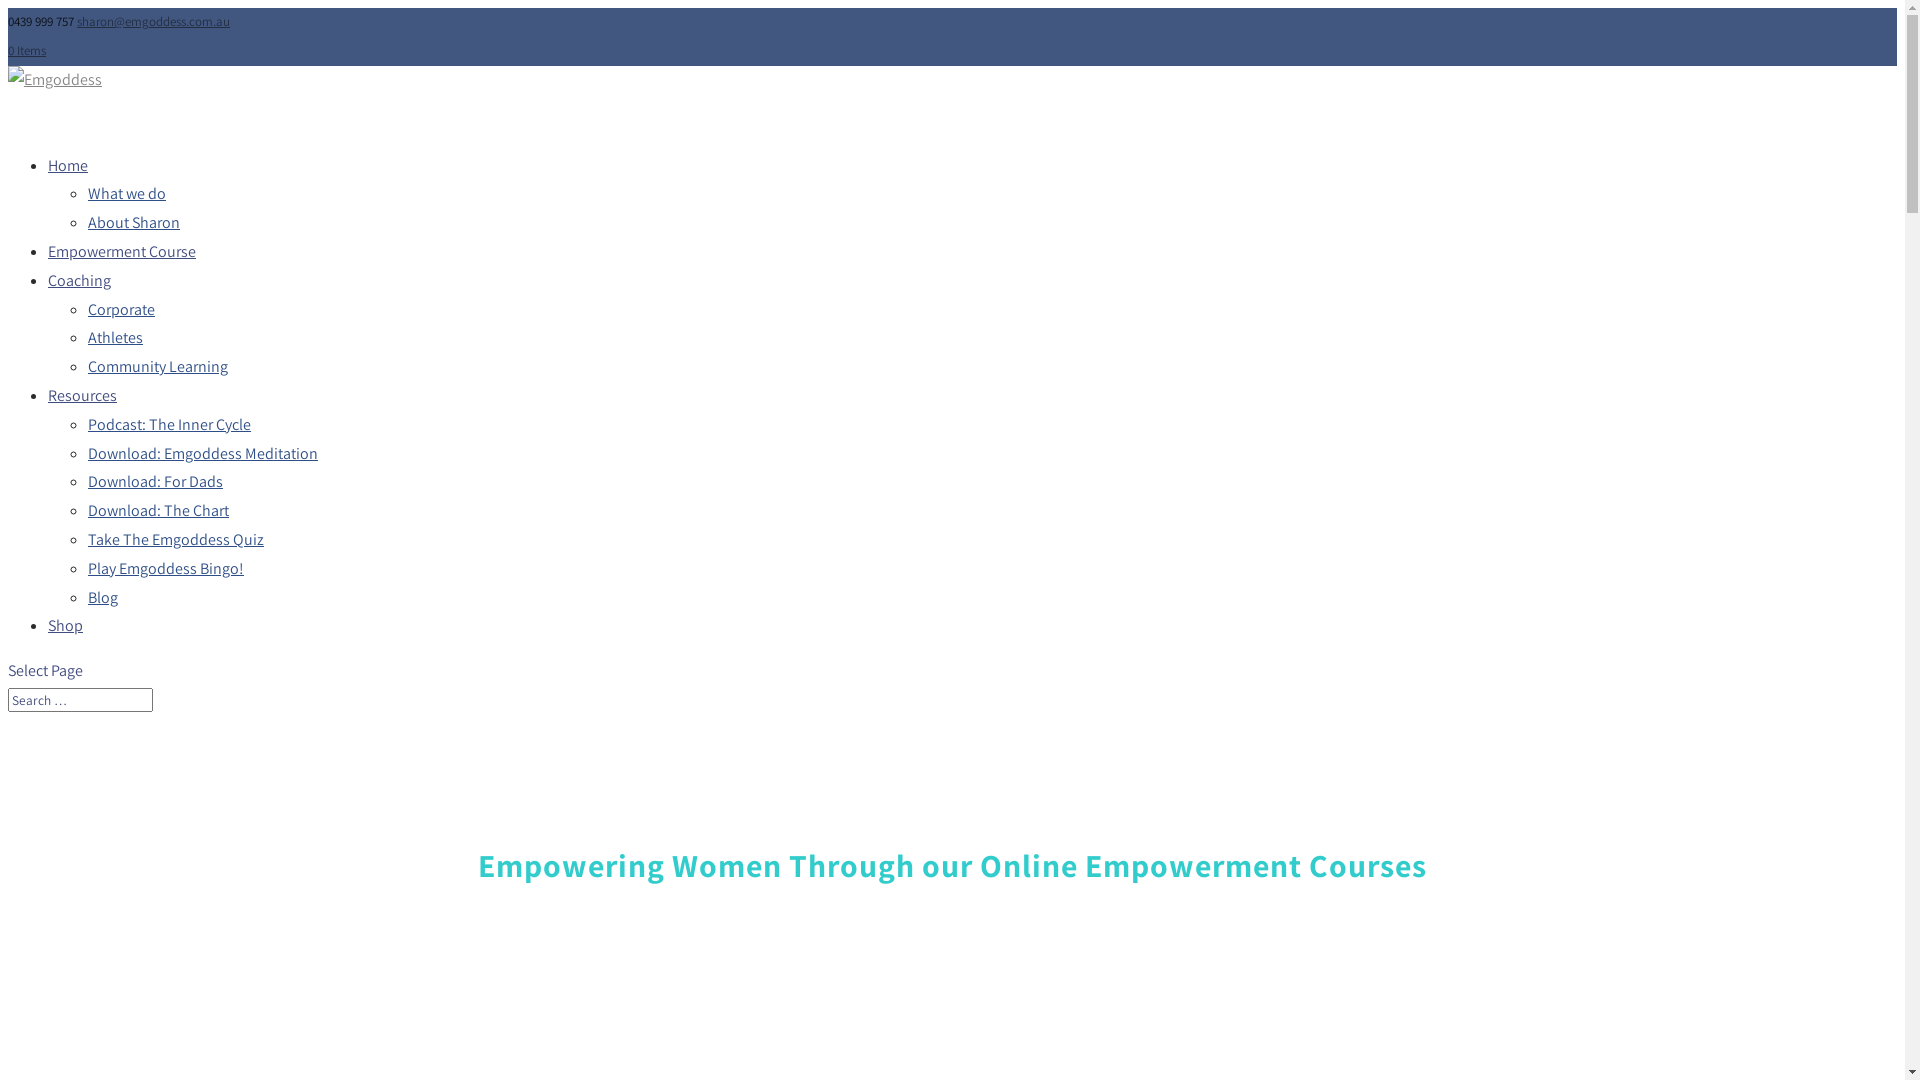 This screenshot has height=1080, width=1920. Describe the element at coordinates (48, 632) in the screenshot. I see `'Shop'` at that location.